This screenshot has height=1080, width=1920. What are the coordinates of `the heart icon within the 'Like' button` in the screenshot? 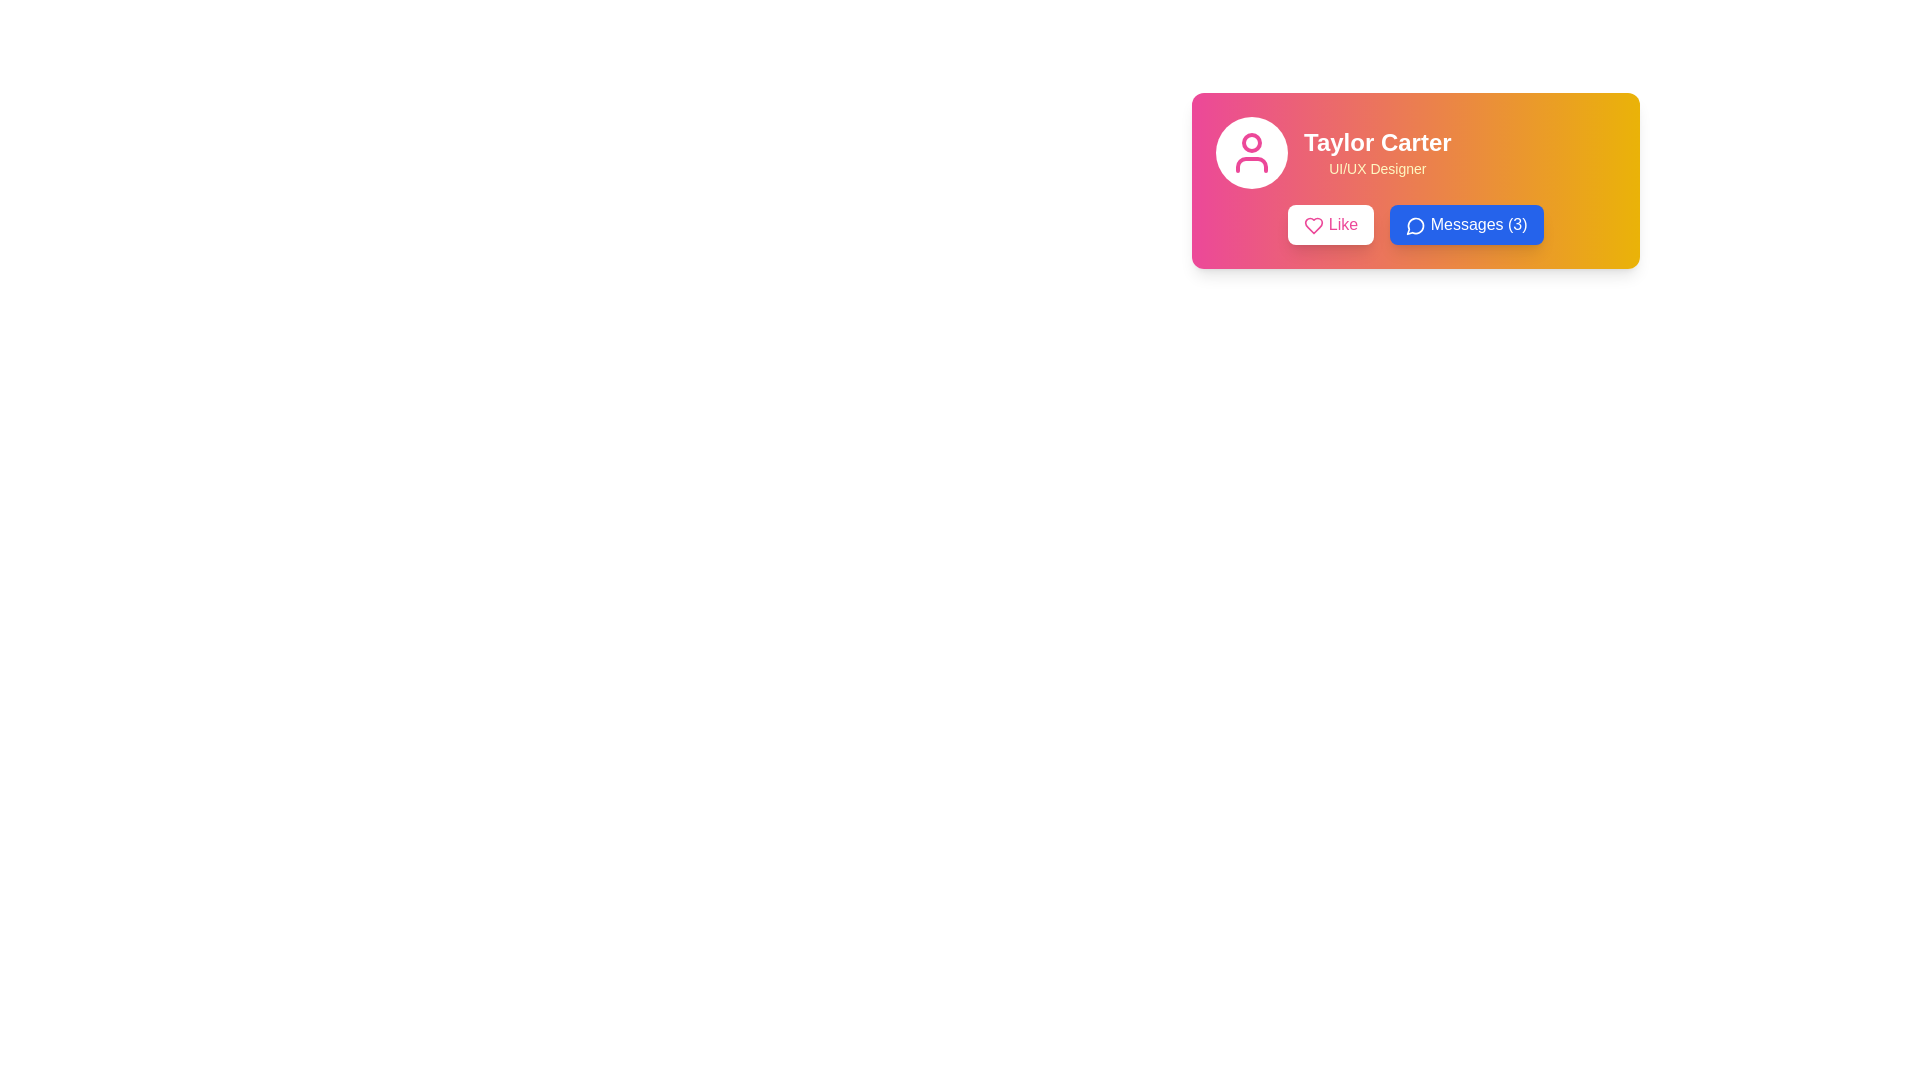 It's located at (1314, 225).